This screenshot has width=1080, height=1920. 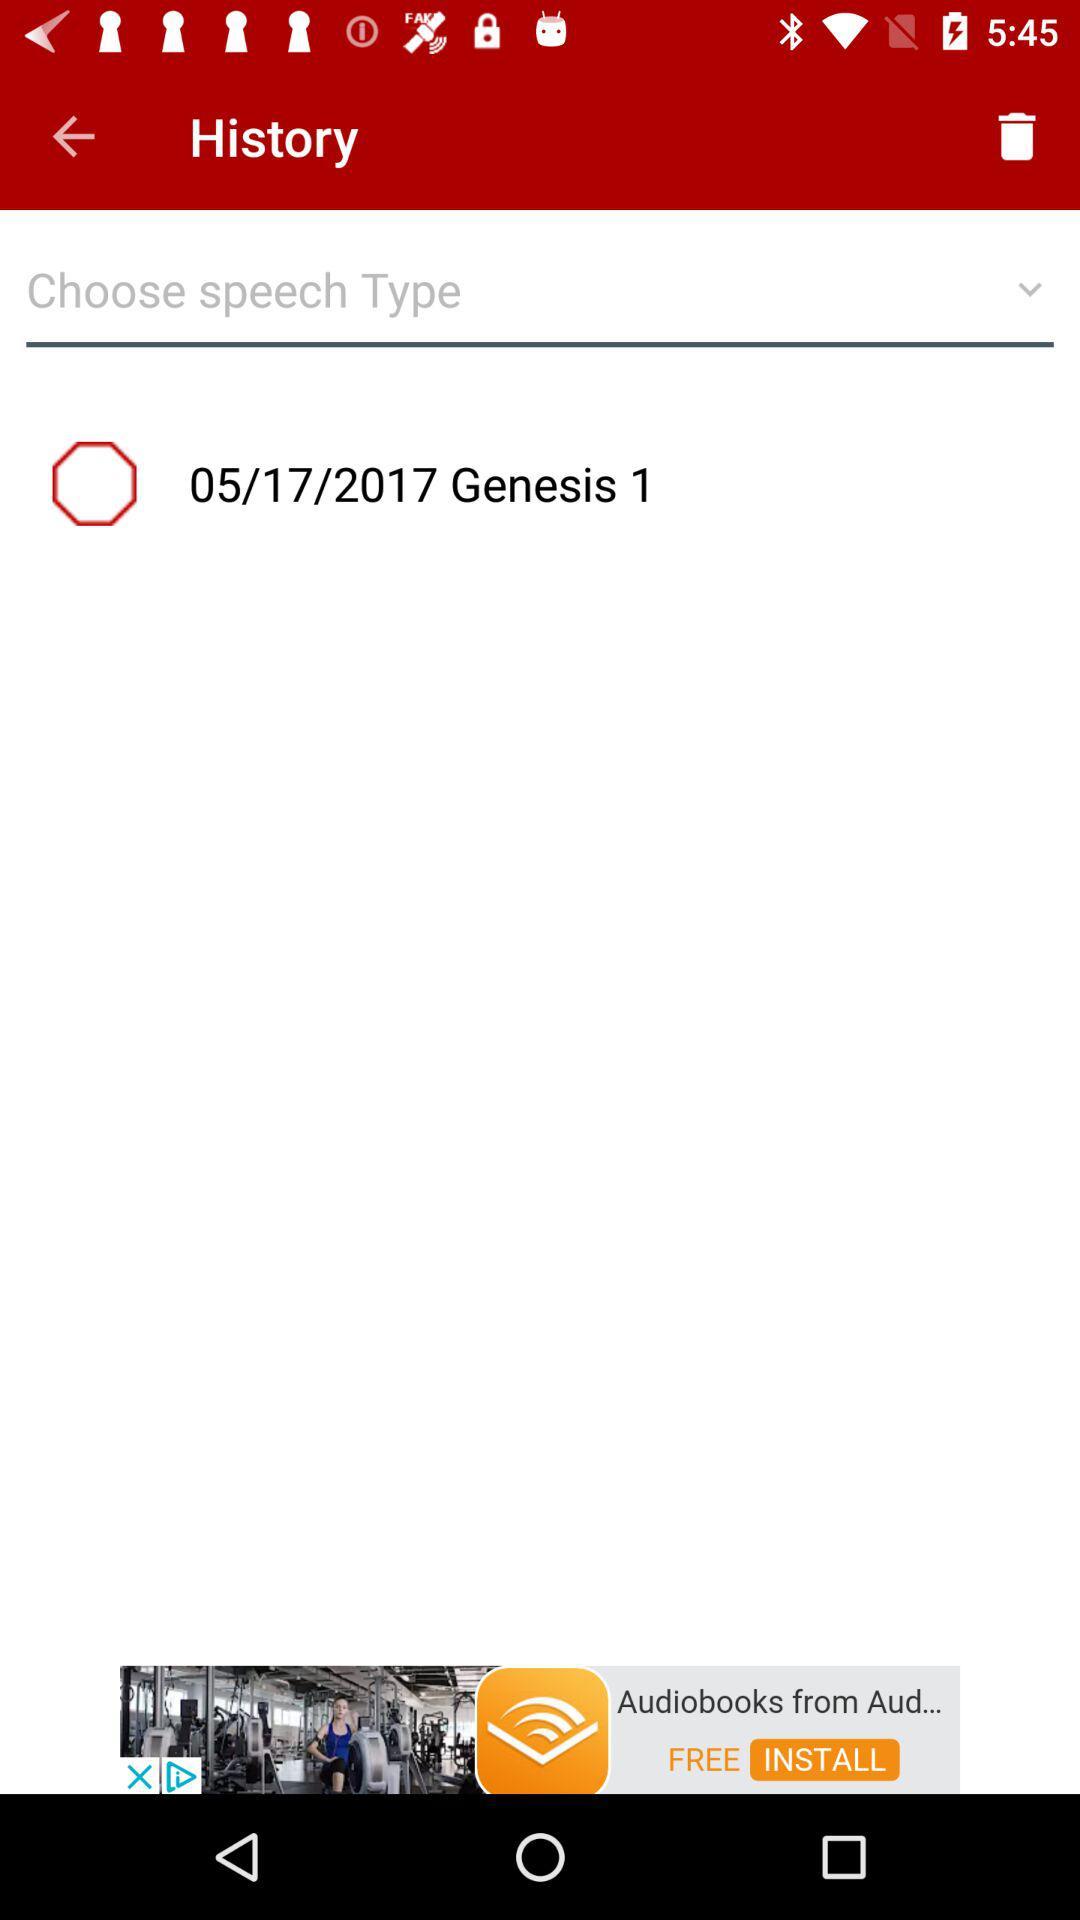 What do you see at coordinates (540, 1727) in the screenshot?
I see `advertising` at bounding box center [540, 1727].